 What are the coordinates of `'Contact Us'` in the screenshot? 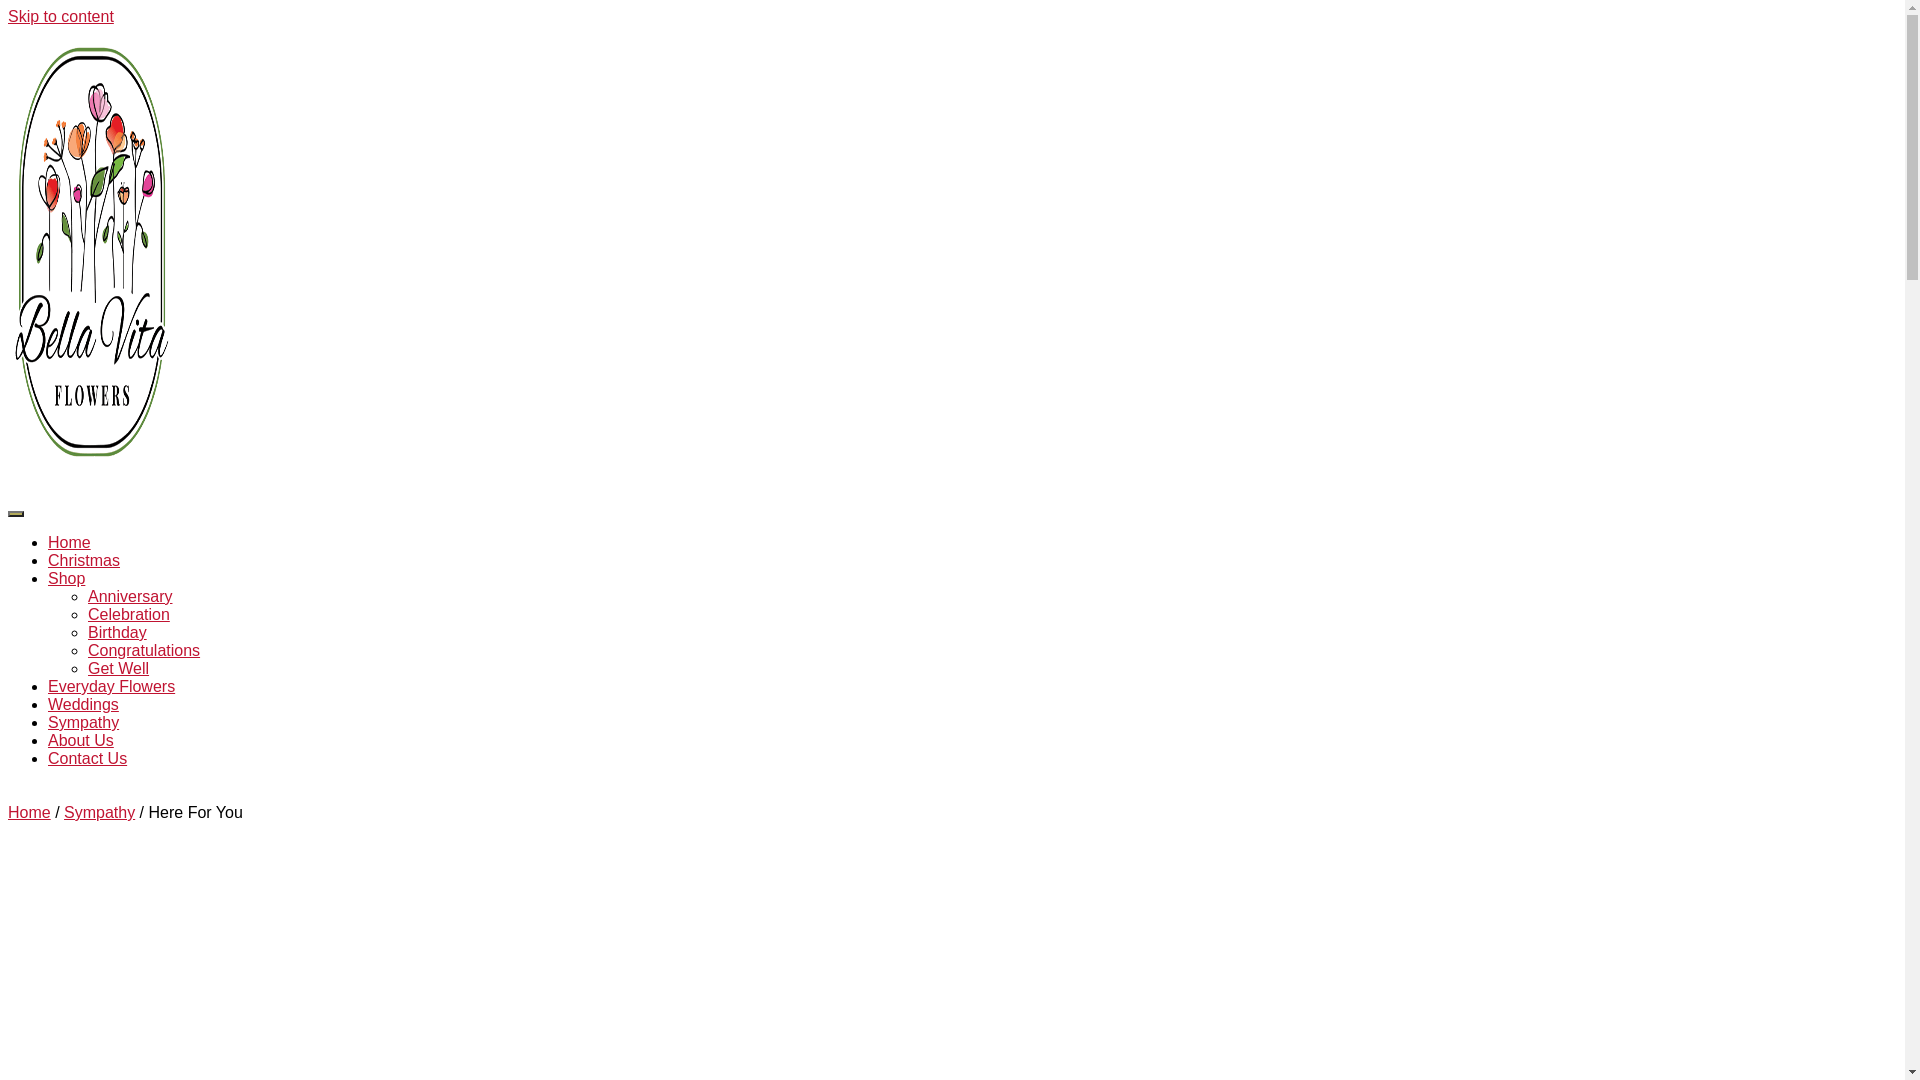 It's located at (86, 758).